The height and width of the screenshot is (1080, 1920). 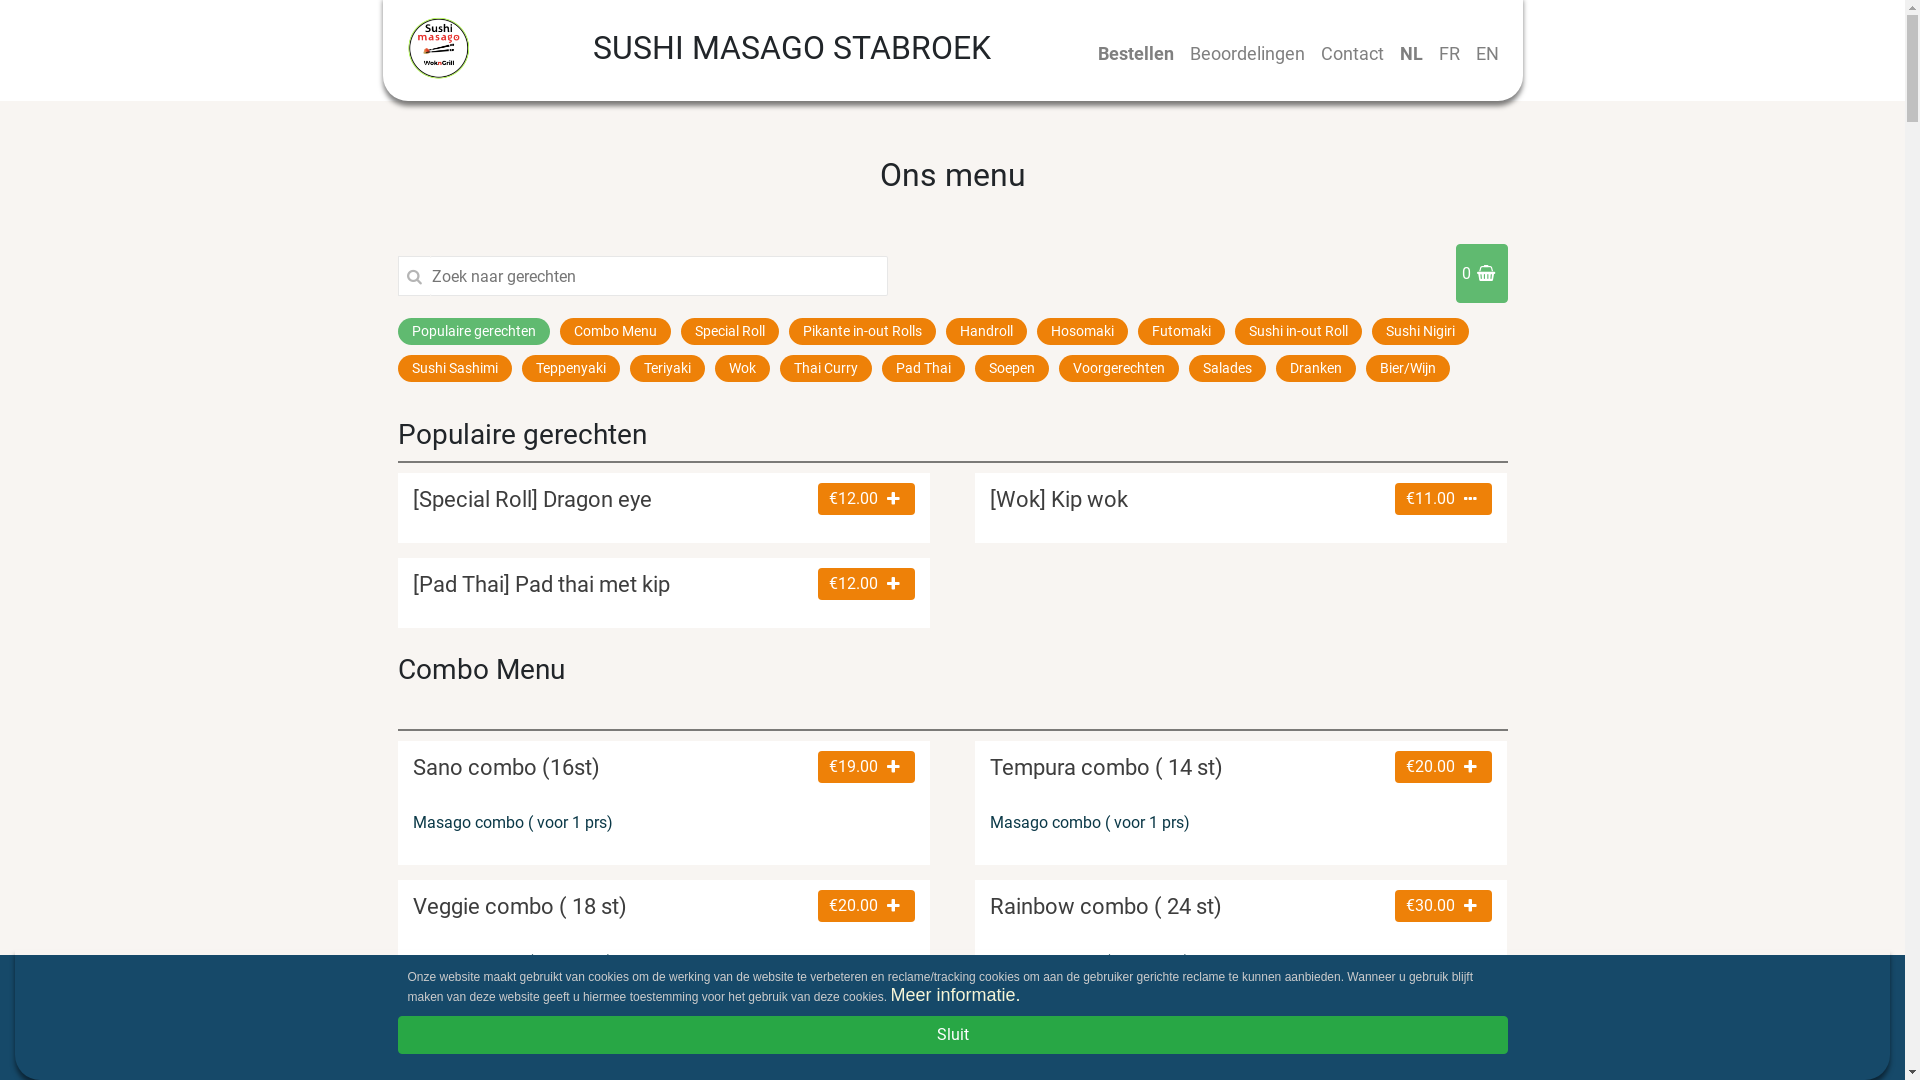 I want to click on 'Populaire gerechten', so click(x=473, y=330).